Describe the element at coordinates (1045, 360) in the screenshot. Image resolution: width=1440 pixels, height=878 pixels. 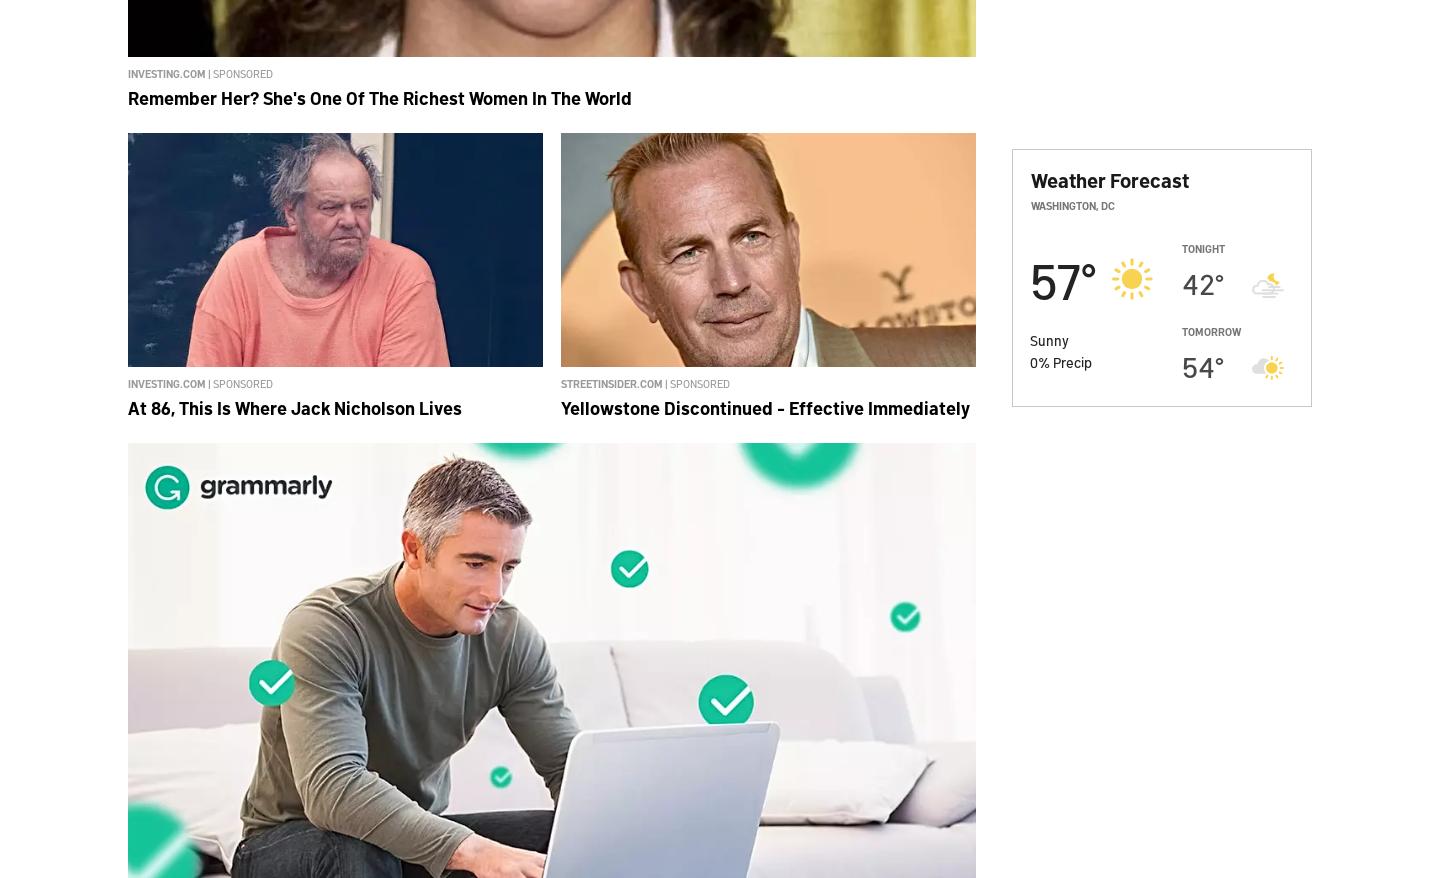
I see `'%'` at that location.